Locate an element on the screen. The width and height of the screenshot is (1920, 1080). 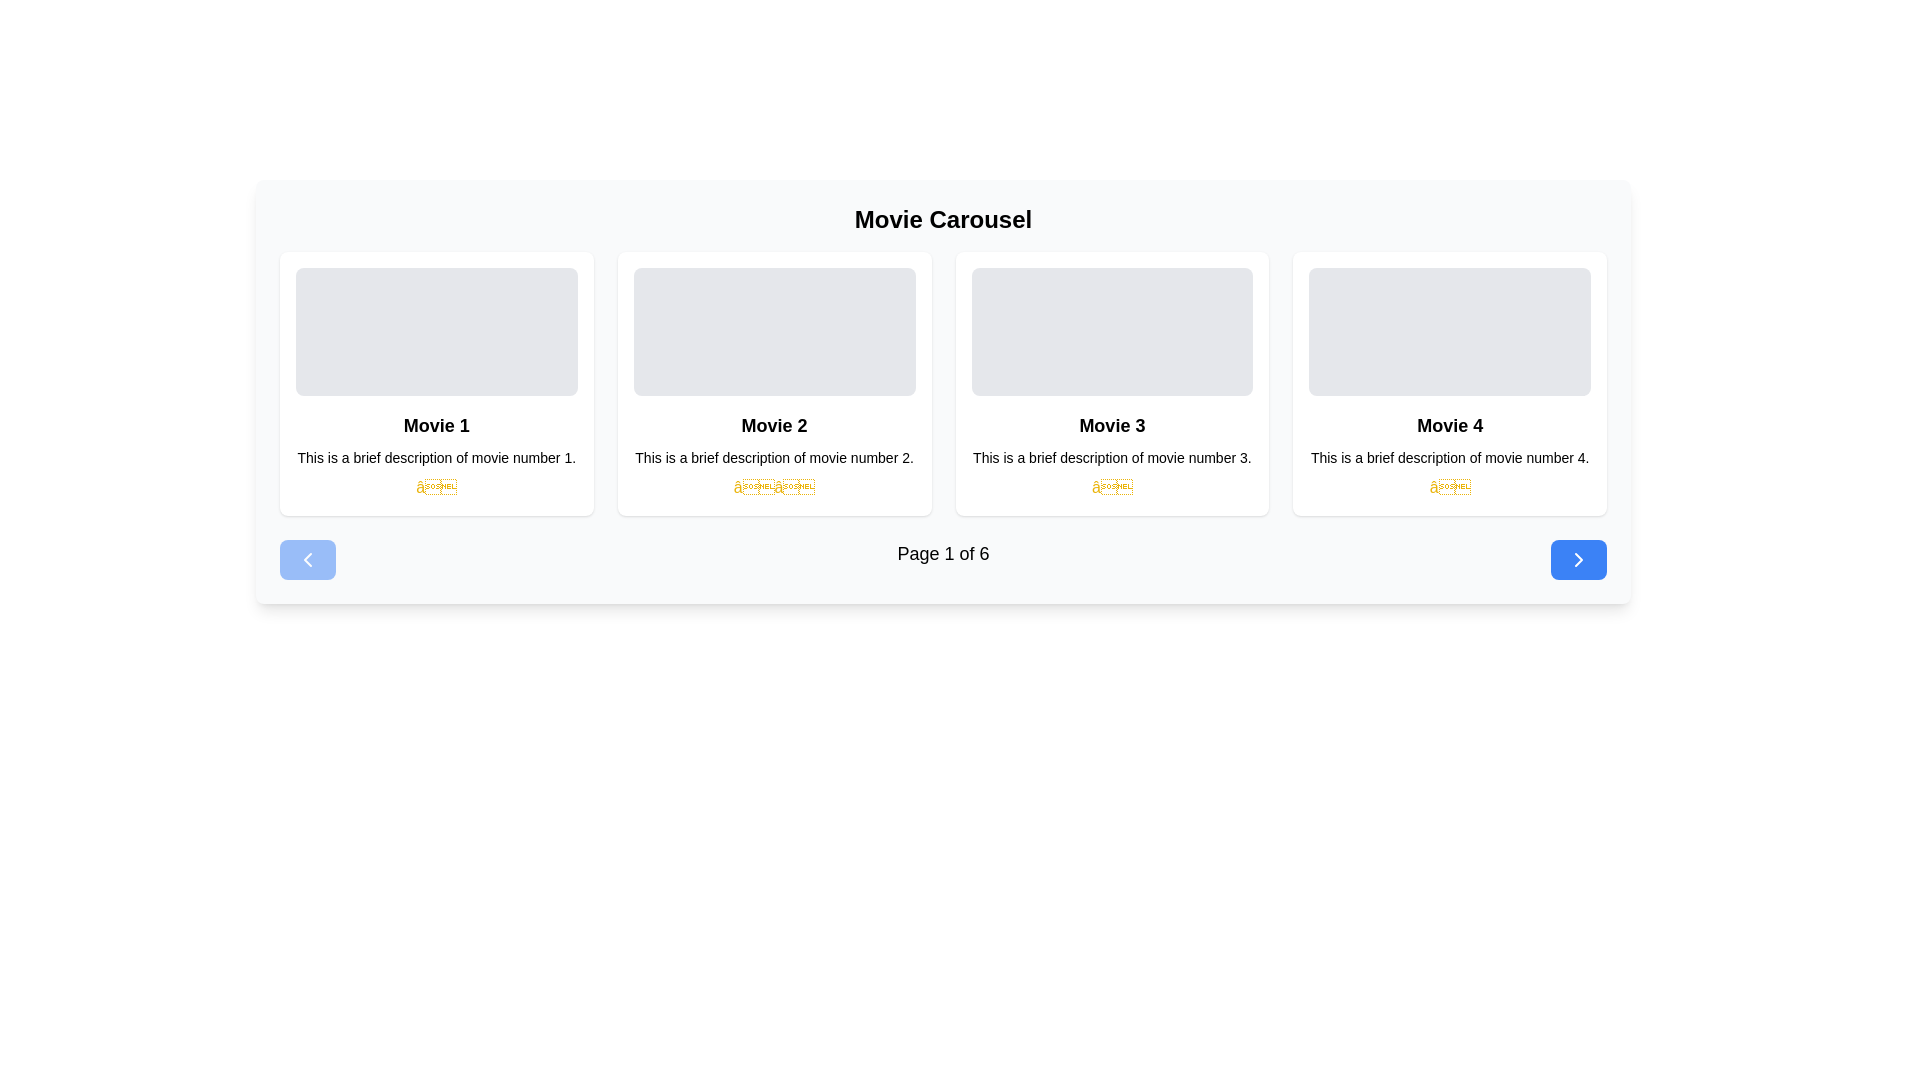
text content of the label stating 'This is a brief description of movie number 4.' located below the title 'Movie 4.' is located at coordinates (1450, 458).